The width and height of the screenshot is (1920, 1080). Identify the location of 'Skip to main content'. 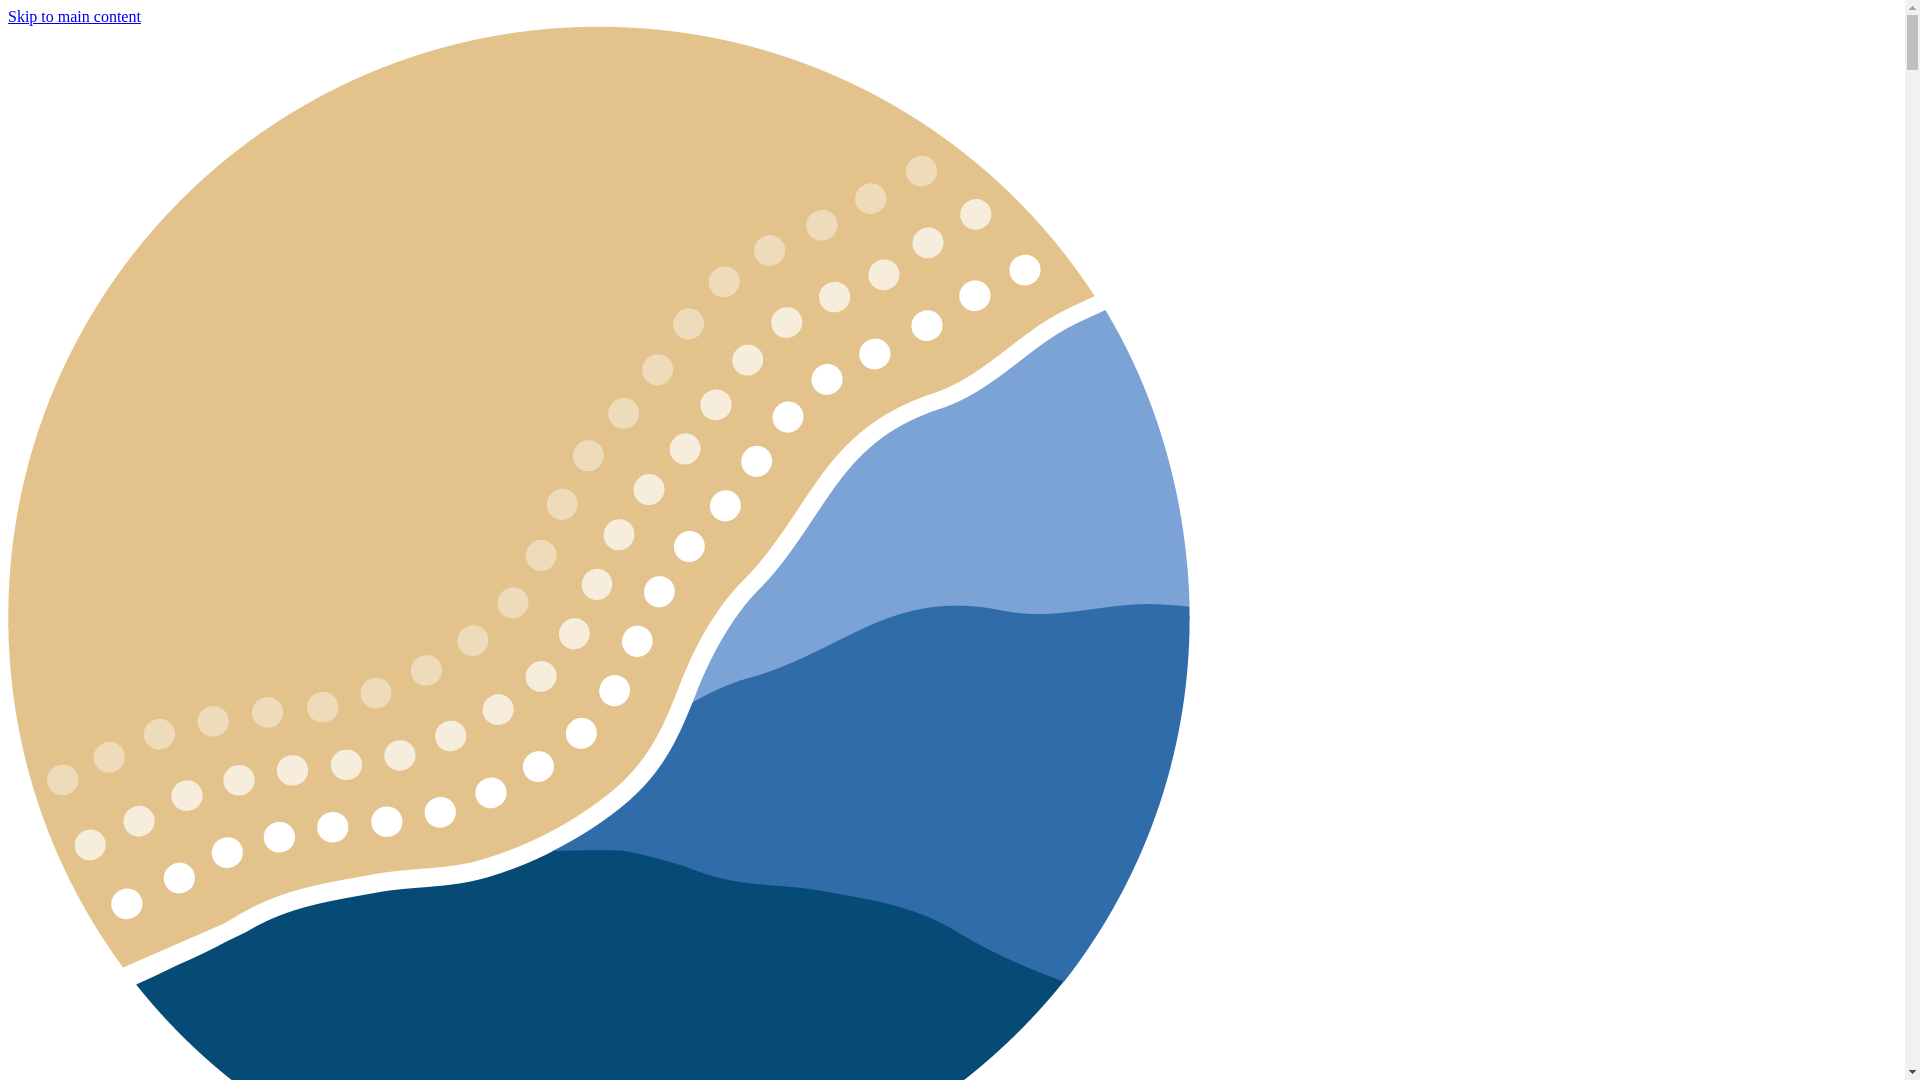
(74, 16).